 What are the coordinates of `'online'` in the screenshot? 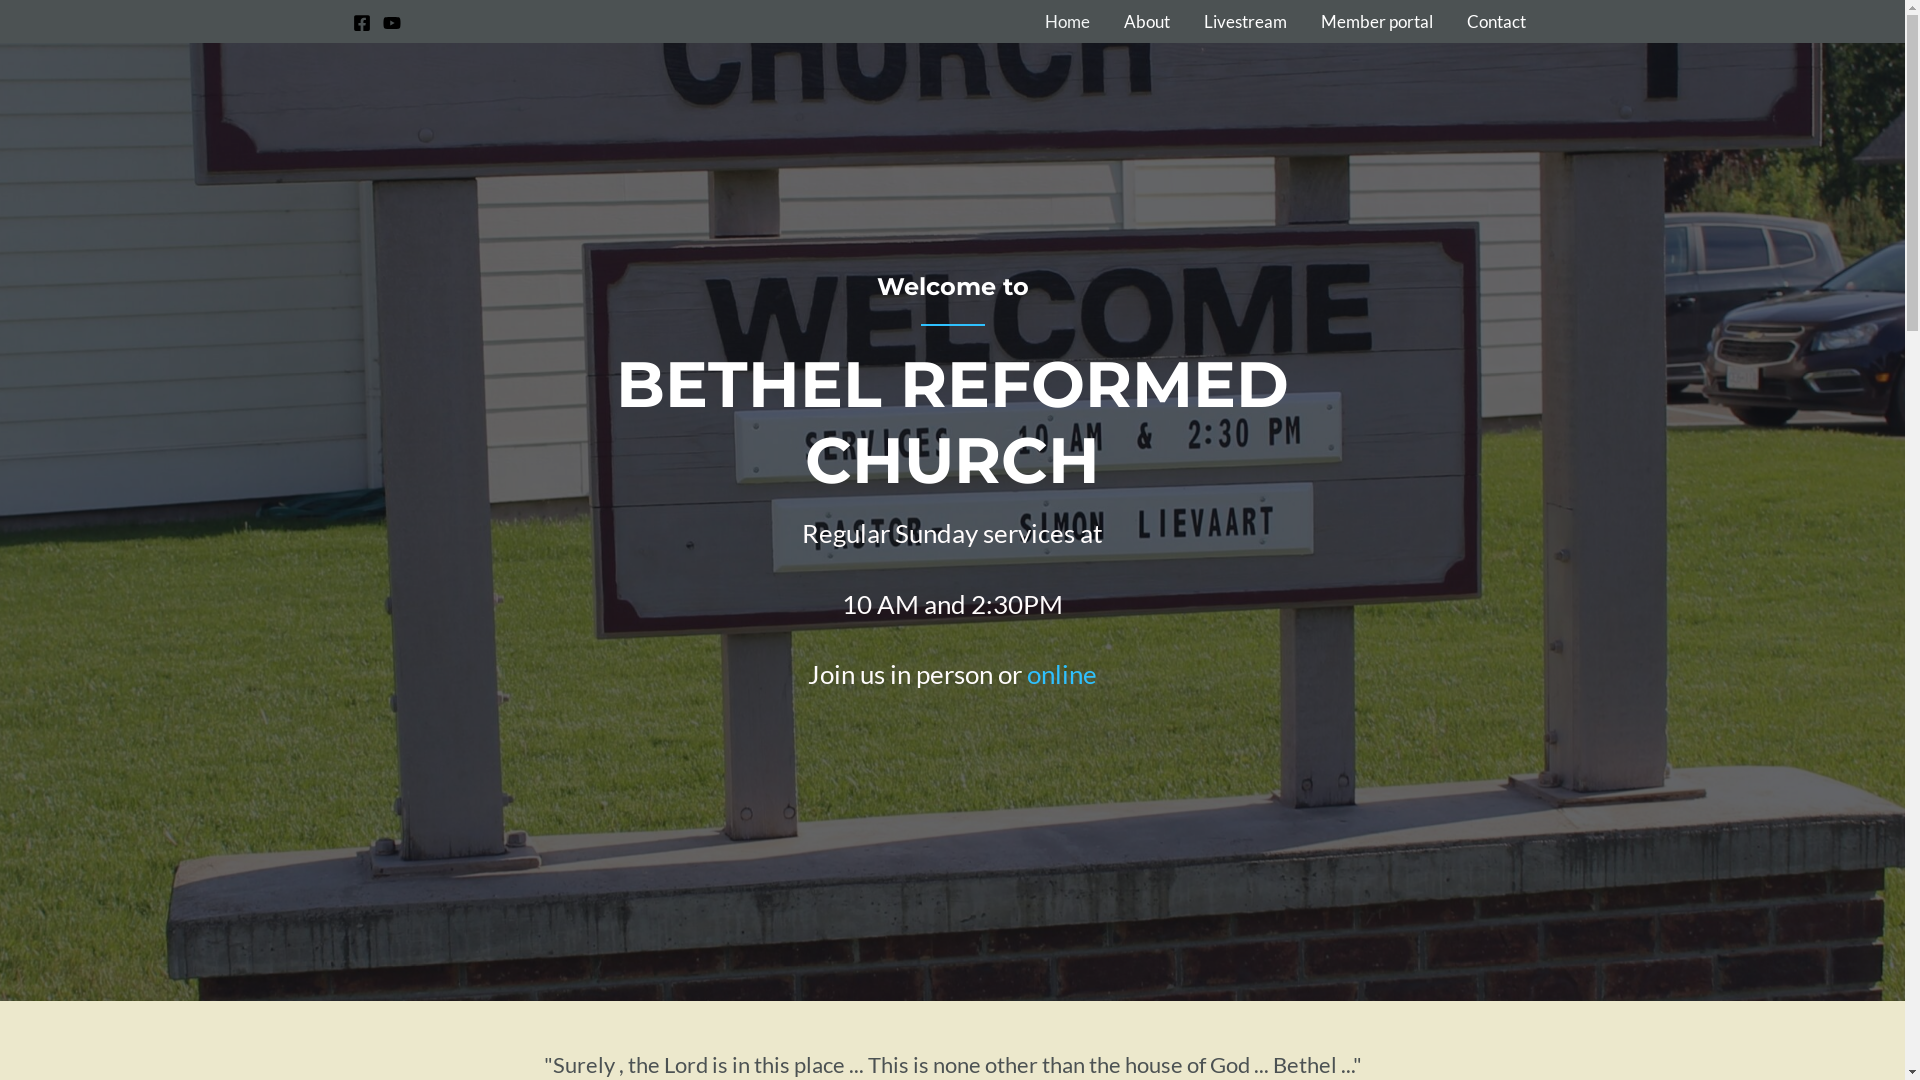 It's located at (1060, 674).